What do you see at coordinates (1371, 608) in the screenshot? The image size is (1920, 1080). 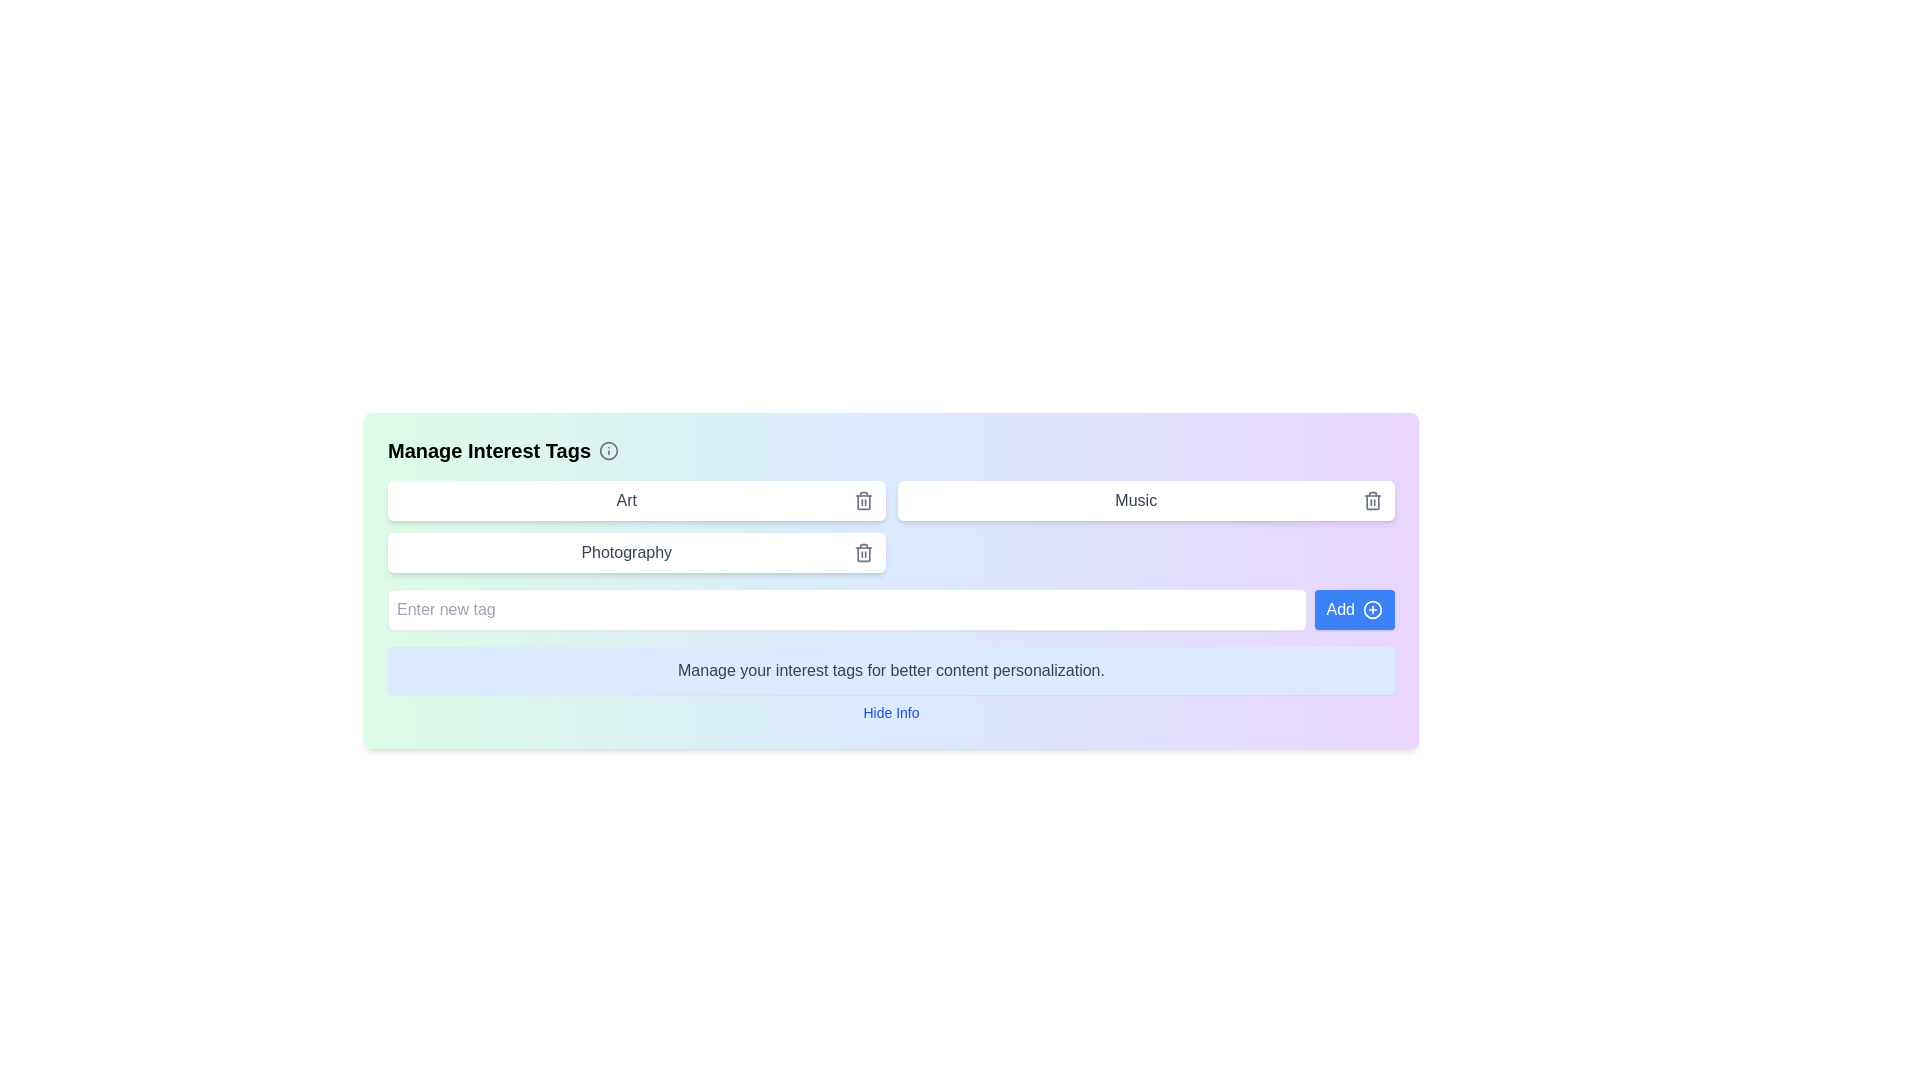 I see `the 'Add' icon embedded in the button located on the right-hand side of the 'Enter new tag' input field` at bounding box center [1371, 608].